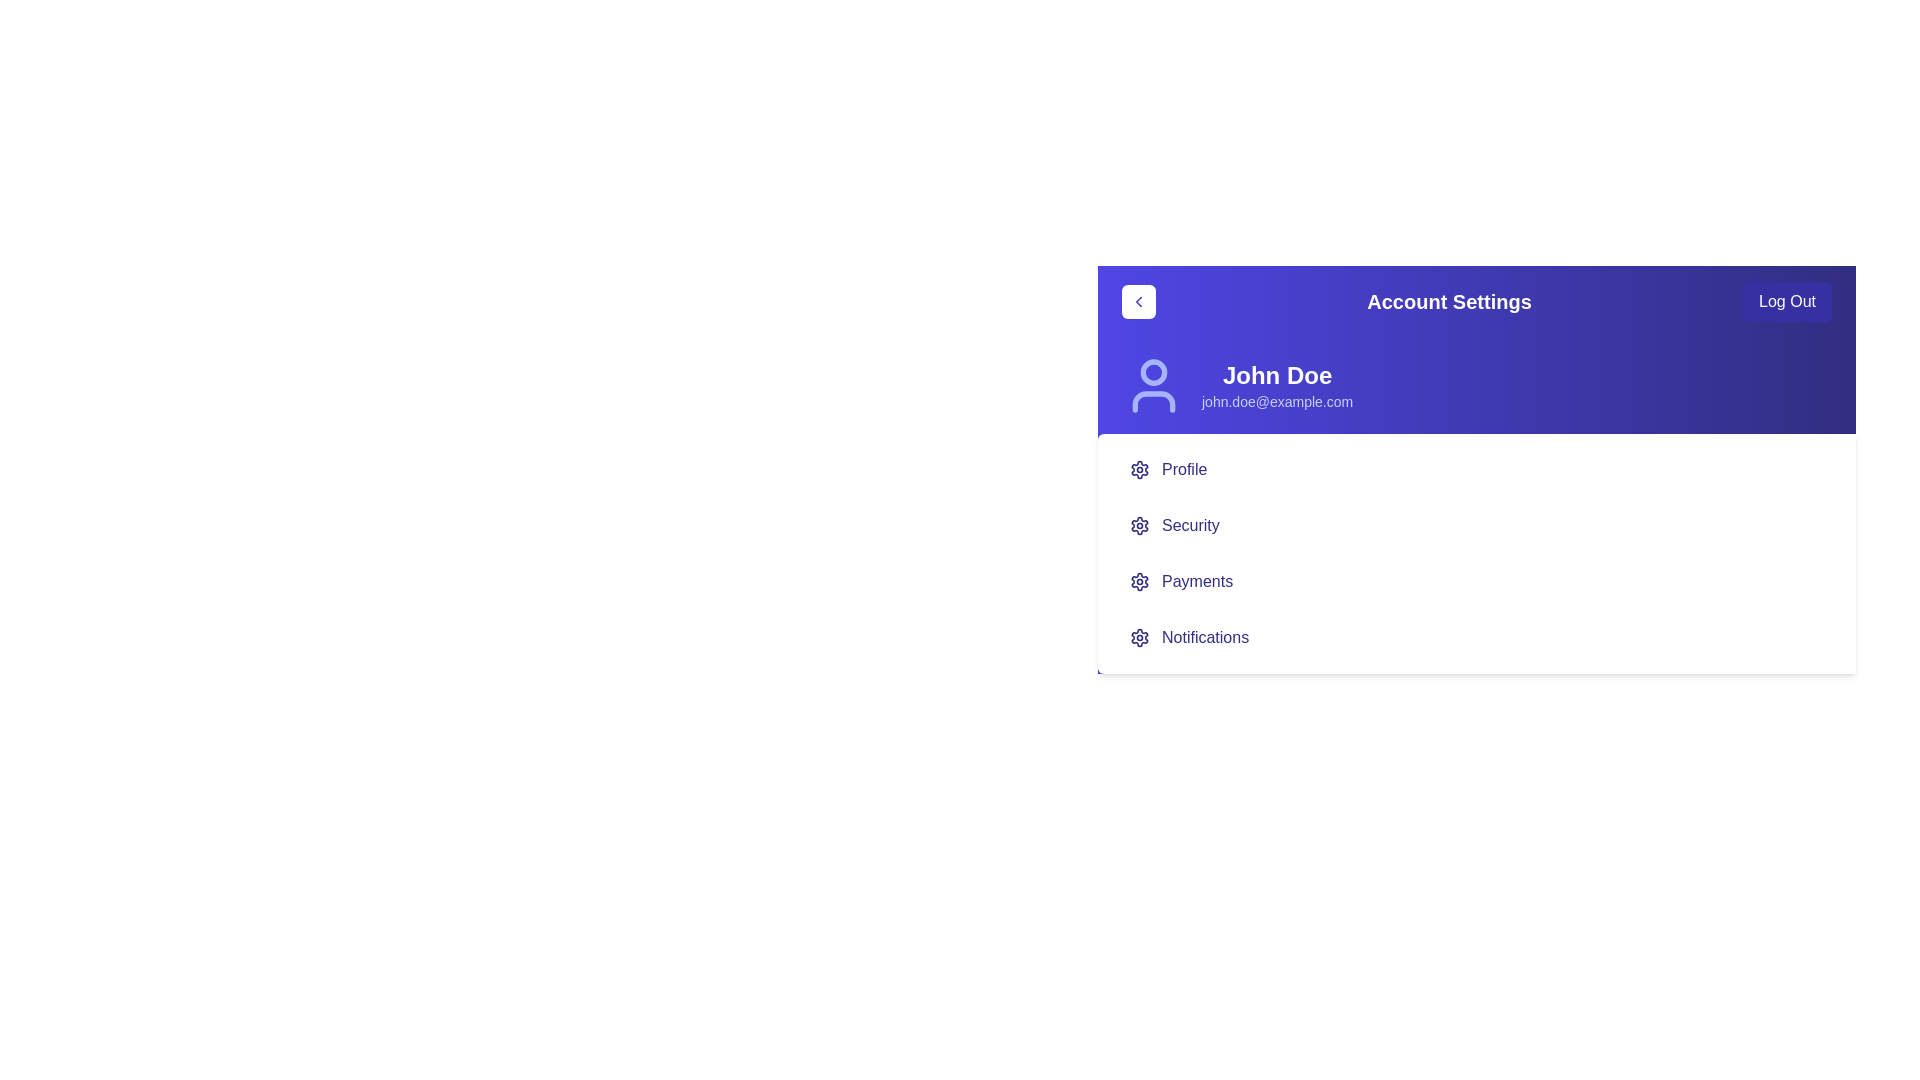 The height and width of the screenshot is (1080, 1920). I want to click on the first menu item located below the user info section, so click(1477, 470).